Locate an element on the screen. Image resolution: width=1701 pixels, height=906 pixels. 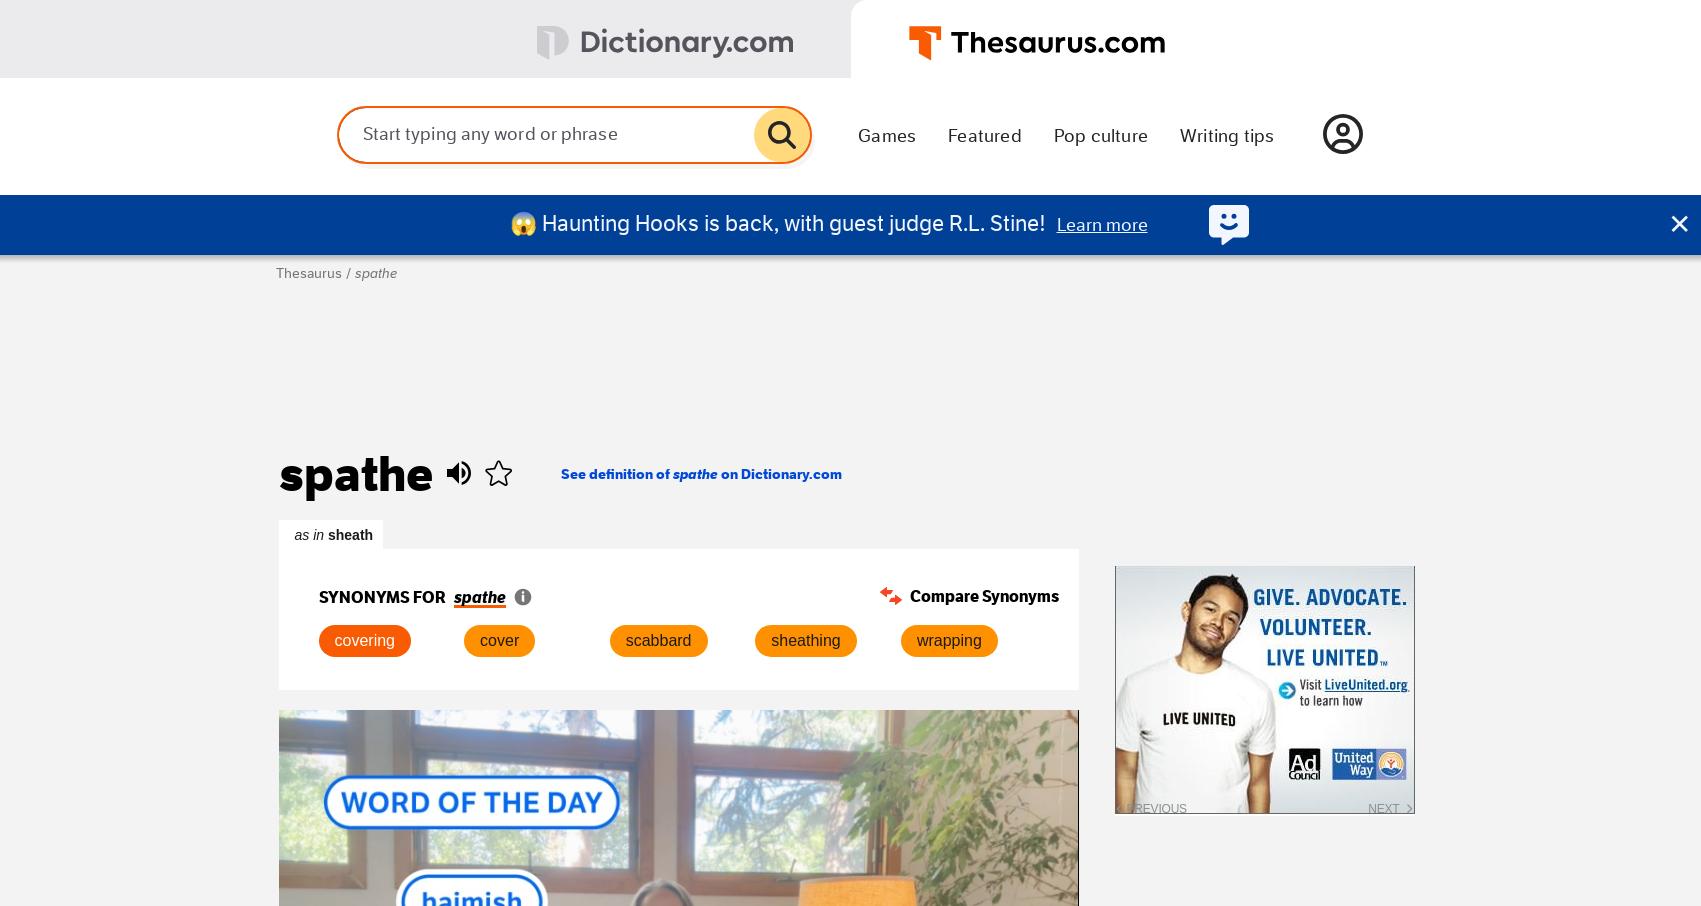
'Some people say that Shakespeare coined over 1600 words, but most of them likely existed in spoken form before Shakespeare popularized them in his writing.' is located at coordinates (815, 753).